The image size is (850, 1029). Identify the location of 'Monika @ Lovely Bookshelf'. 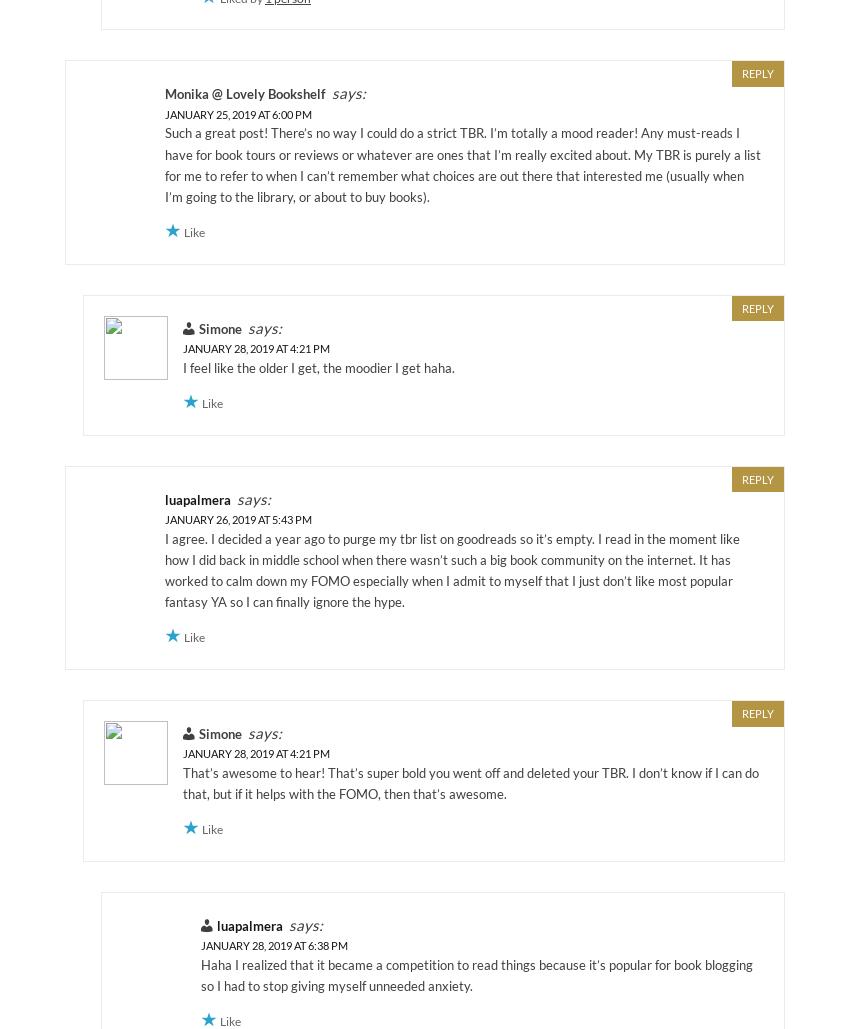
(245, 93).